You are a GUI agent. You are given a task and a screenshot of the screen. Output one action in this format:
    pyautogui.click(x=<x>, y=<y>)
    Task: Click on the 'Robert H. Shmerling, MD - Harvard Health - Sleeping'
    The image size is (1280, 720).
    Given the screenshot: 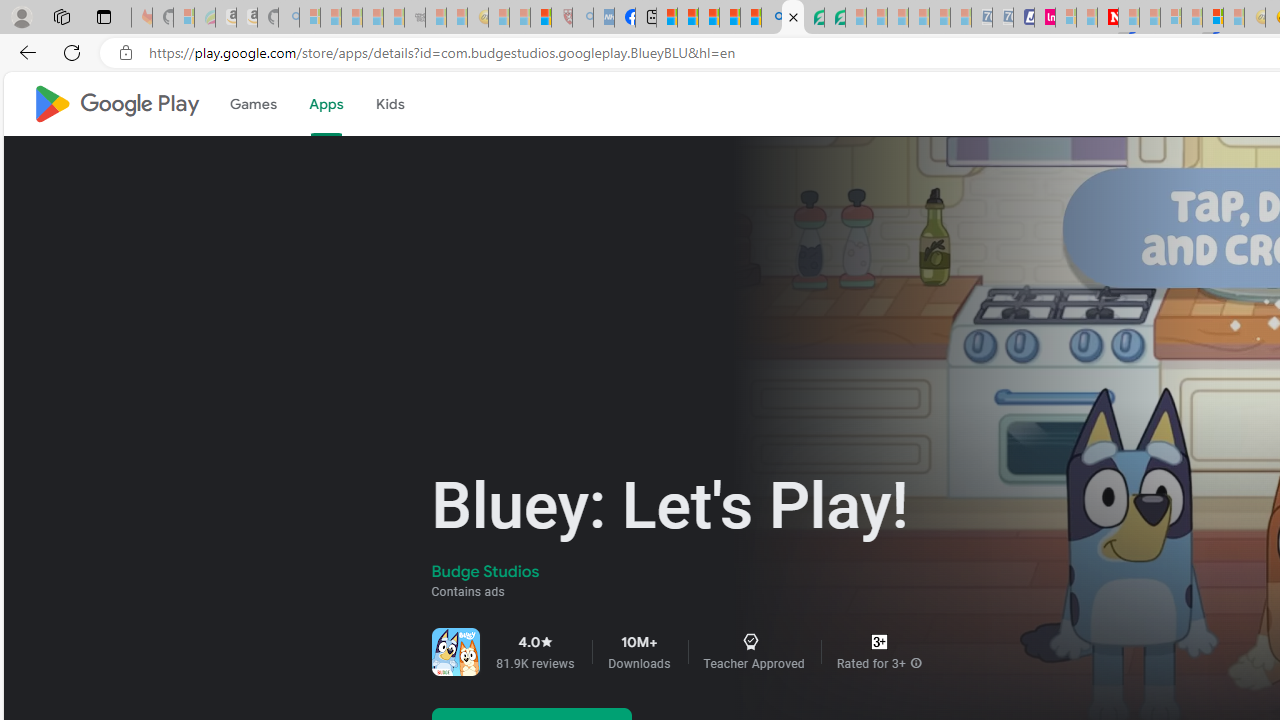 What is the action you would take?
    pyautogui.click(x=560, y=17)
    